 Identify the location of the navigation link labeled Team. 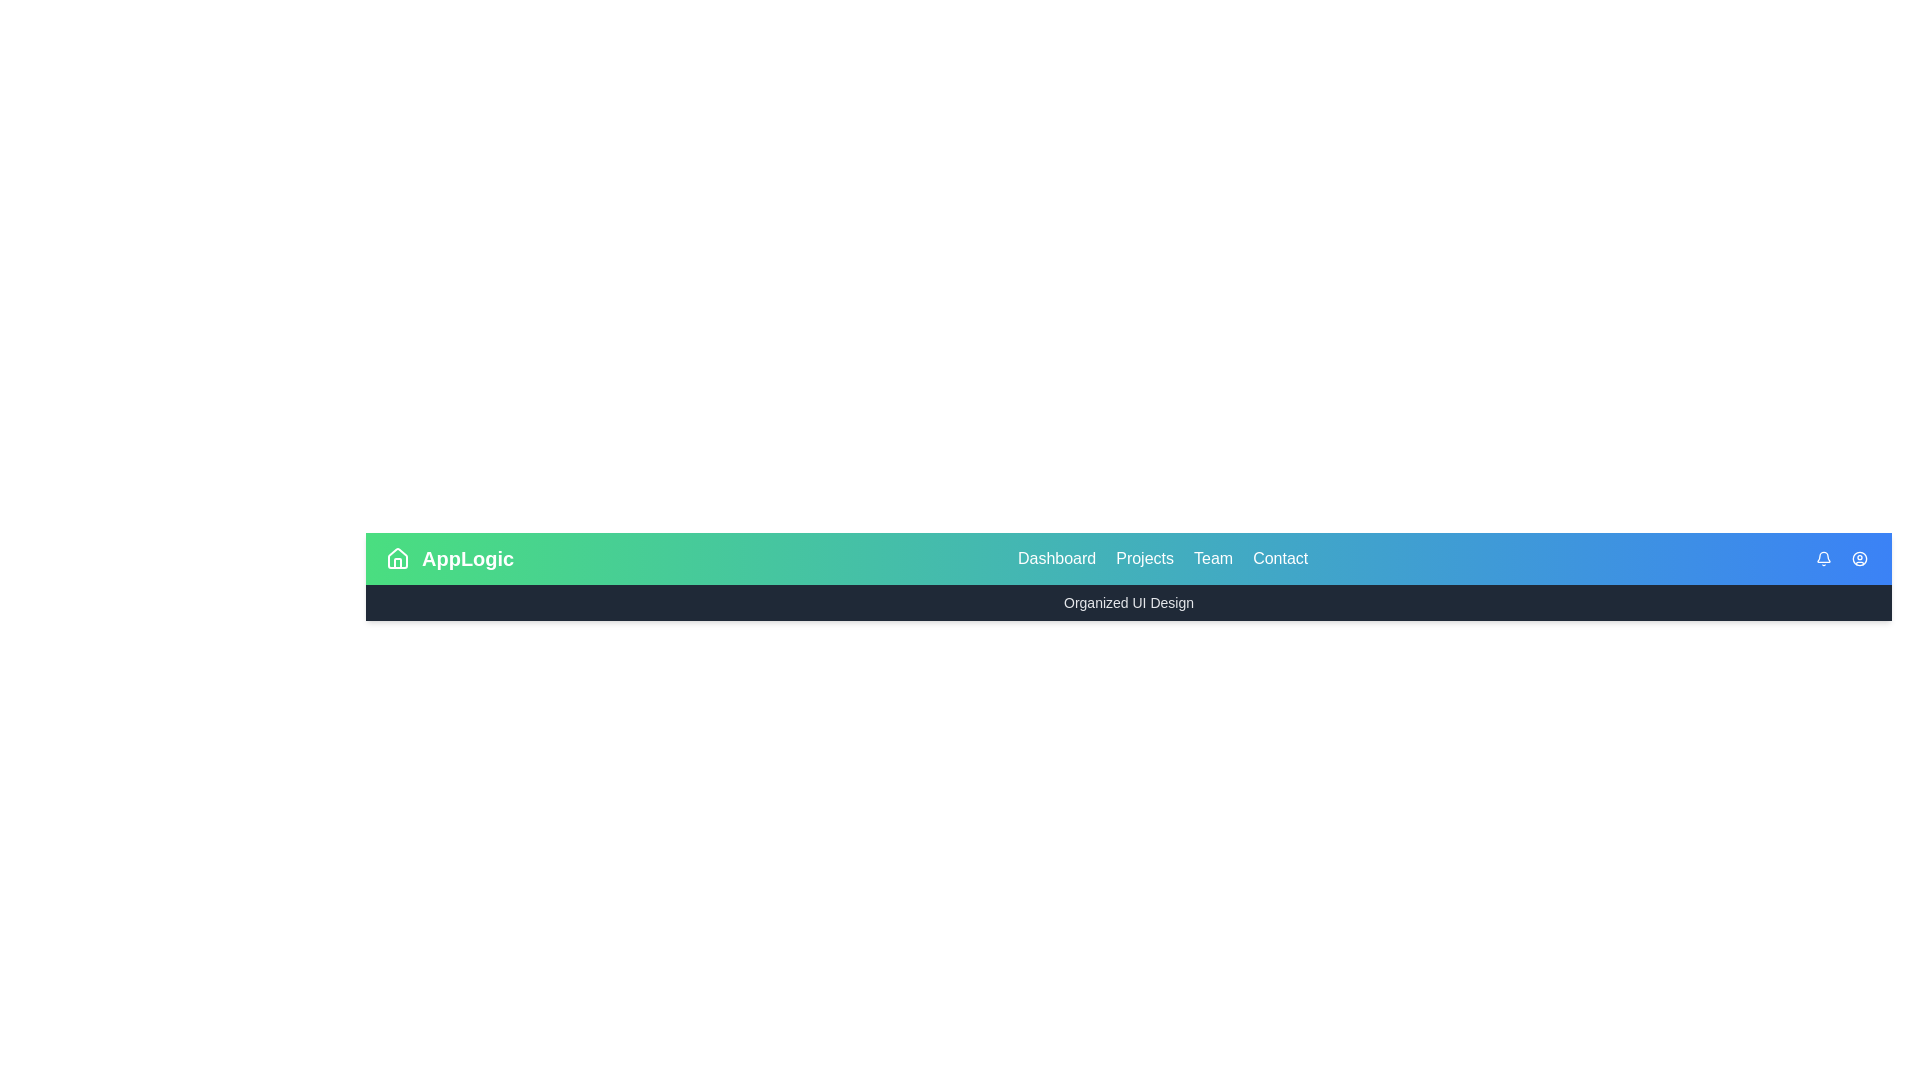
(1212, 559).